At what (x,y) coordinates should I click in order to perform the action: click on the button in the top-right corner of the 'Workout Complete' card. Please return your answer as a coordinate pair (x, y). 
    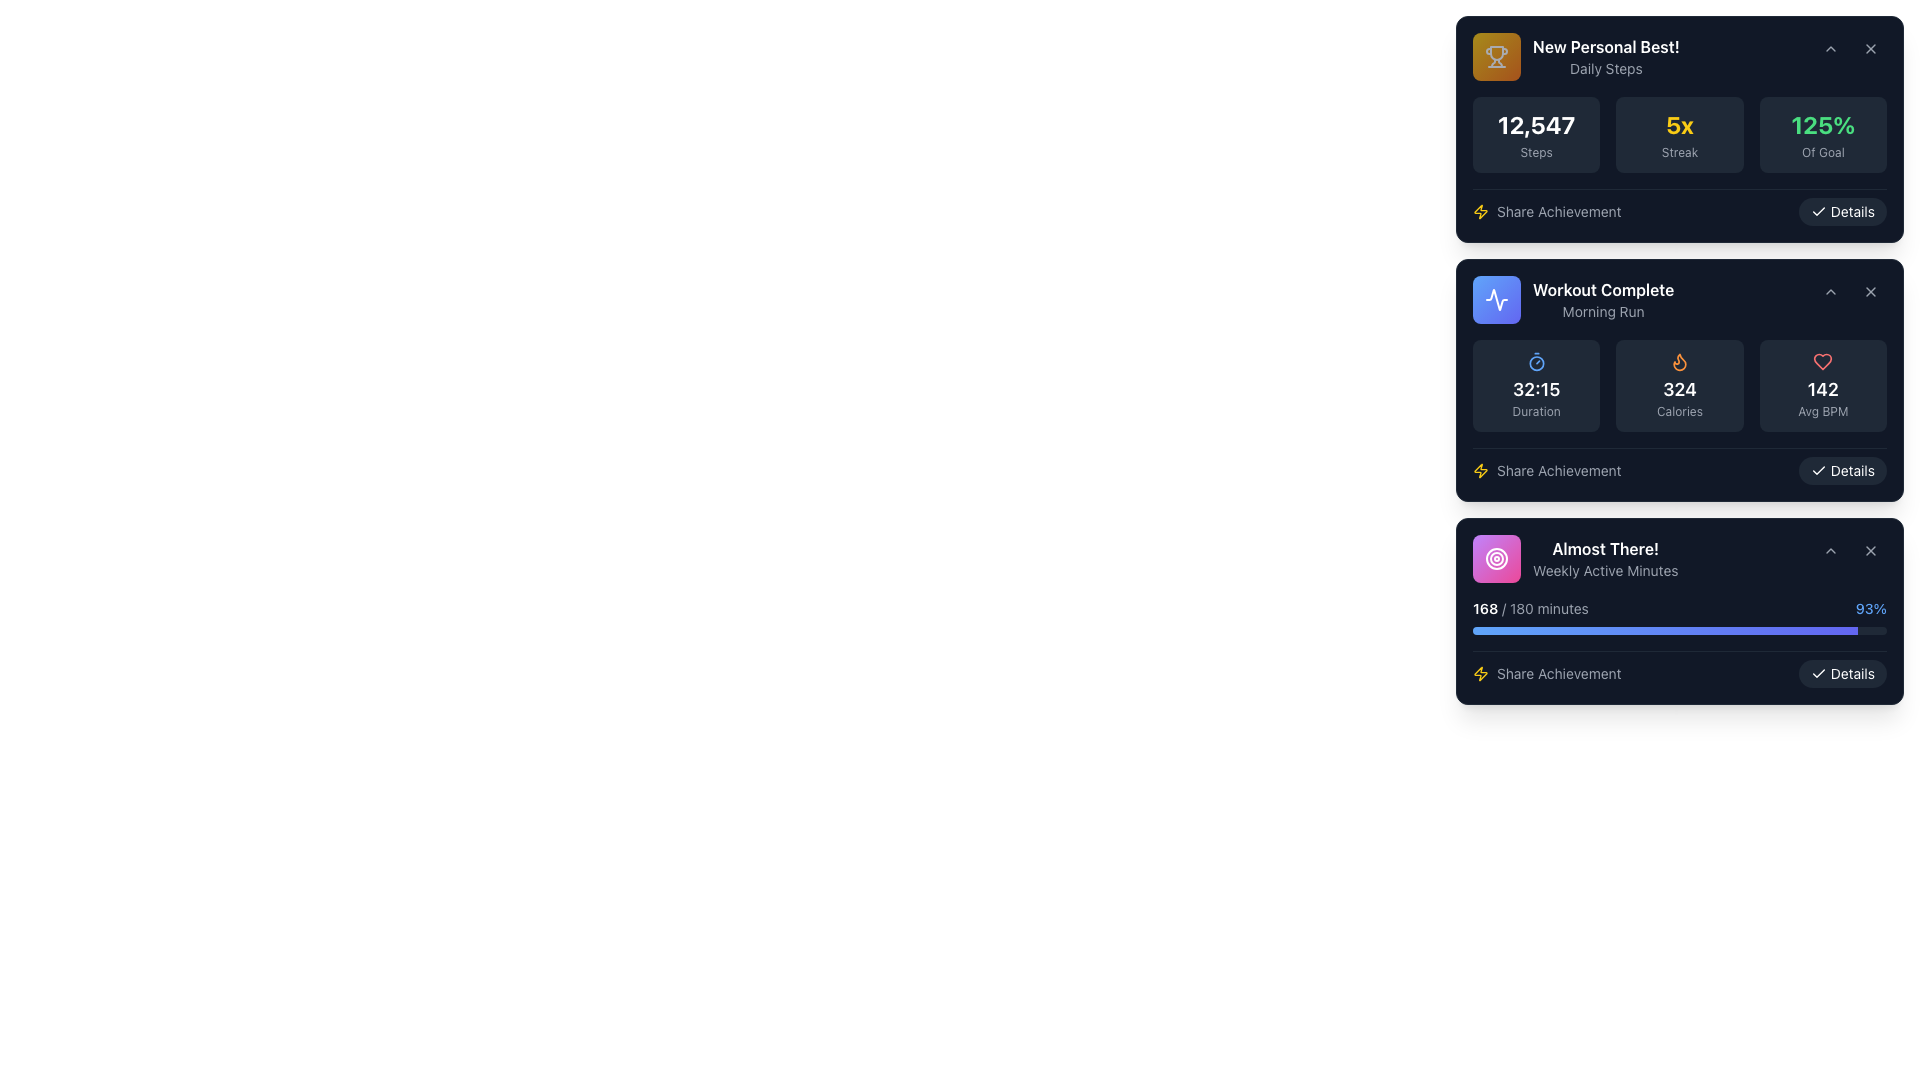
    Looking at the image, I should click on (1870, 292).